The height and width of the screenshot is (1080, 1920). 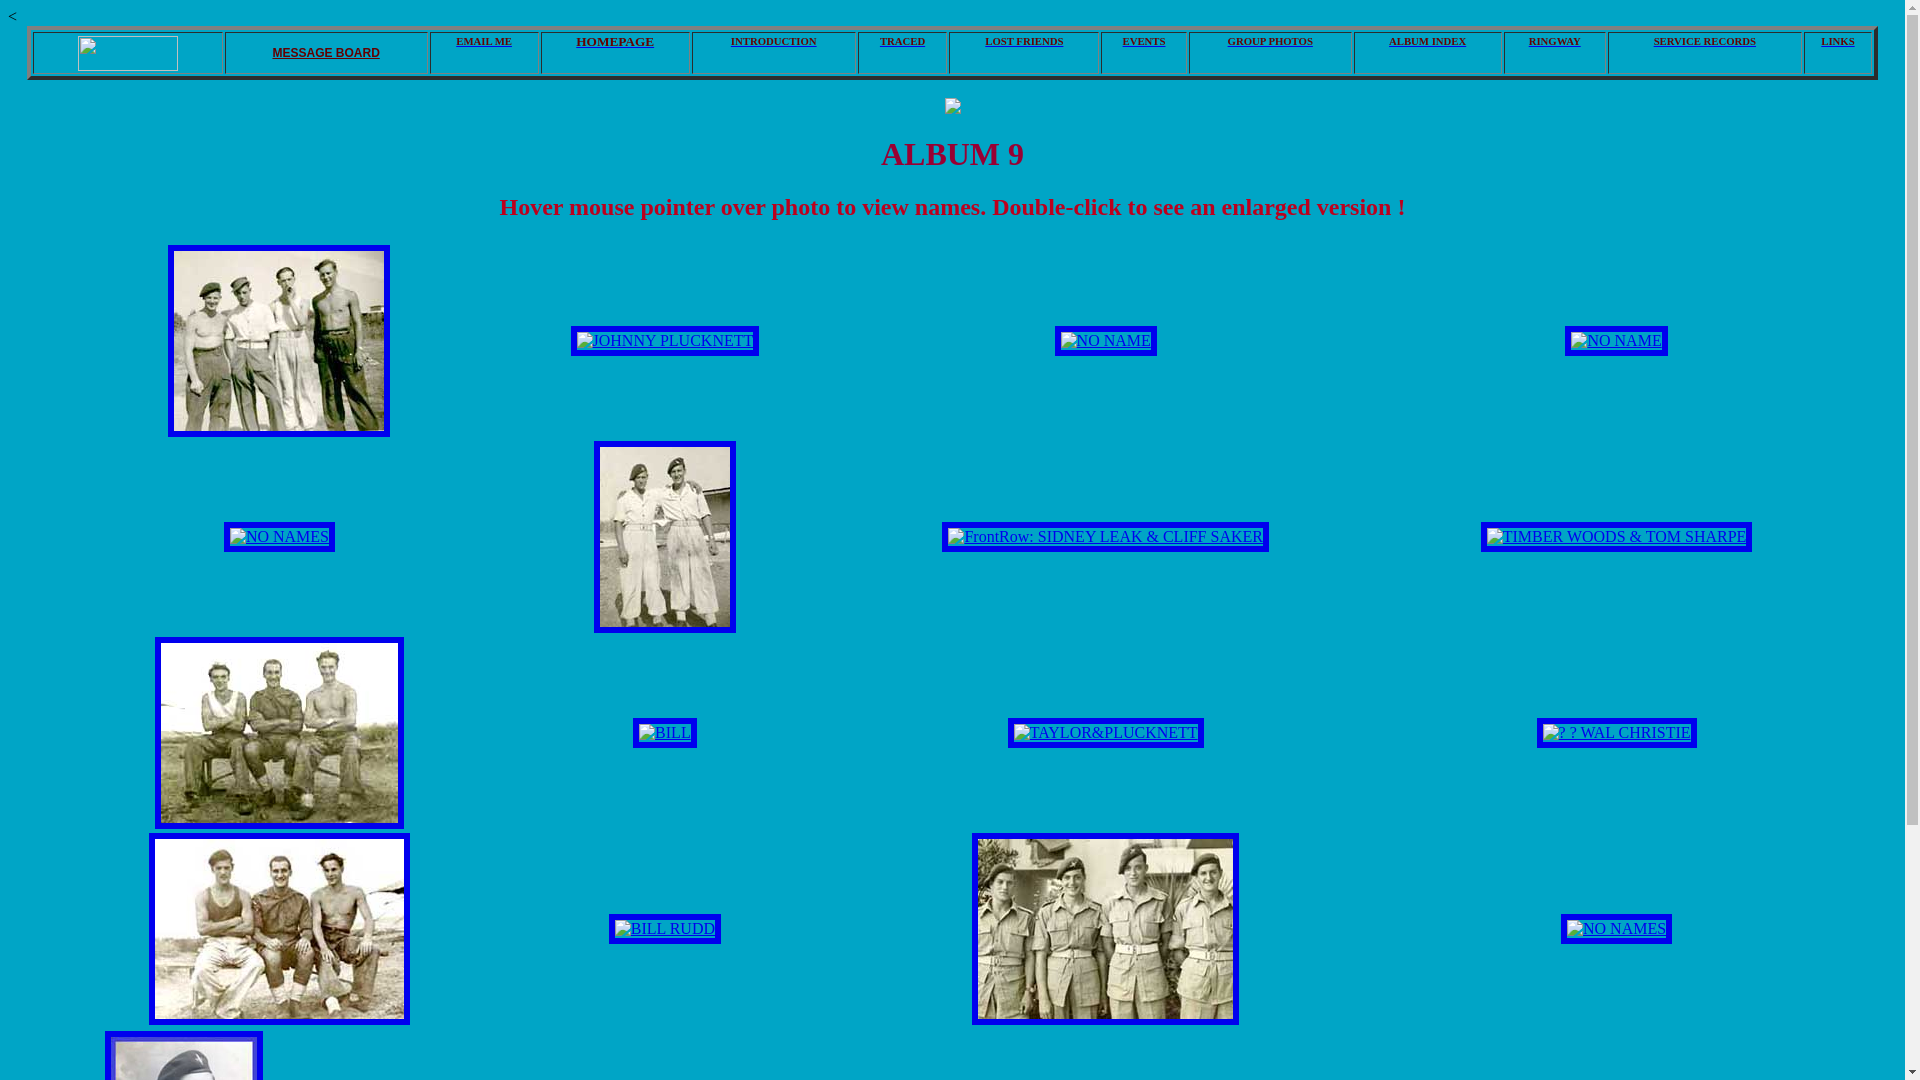 I want to click on 'HOMEPAGE', so click(x=614, y=42).